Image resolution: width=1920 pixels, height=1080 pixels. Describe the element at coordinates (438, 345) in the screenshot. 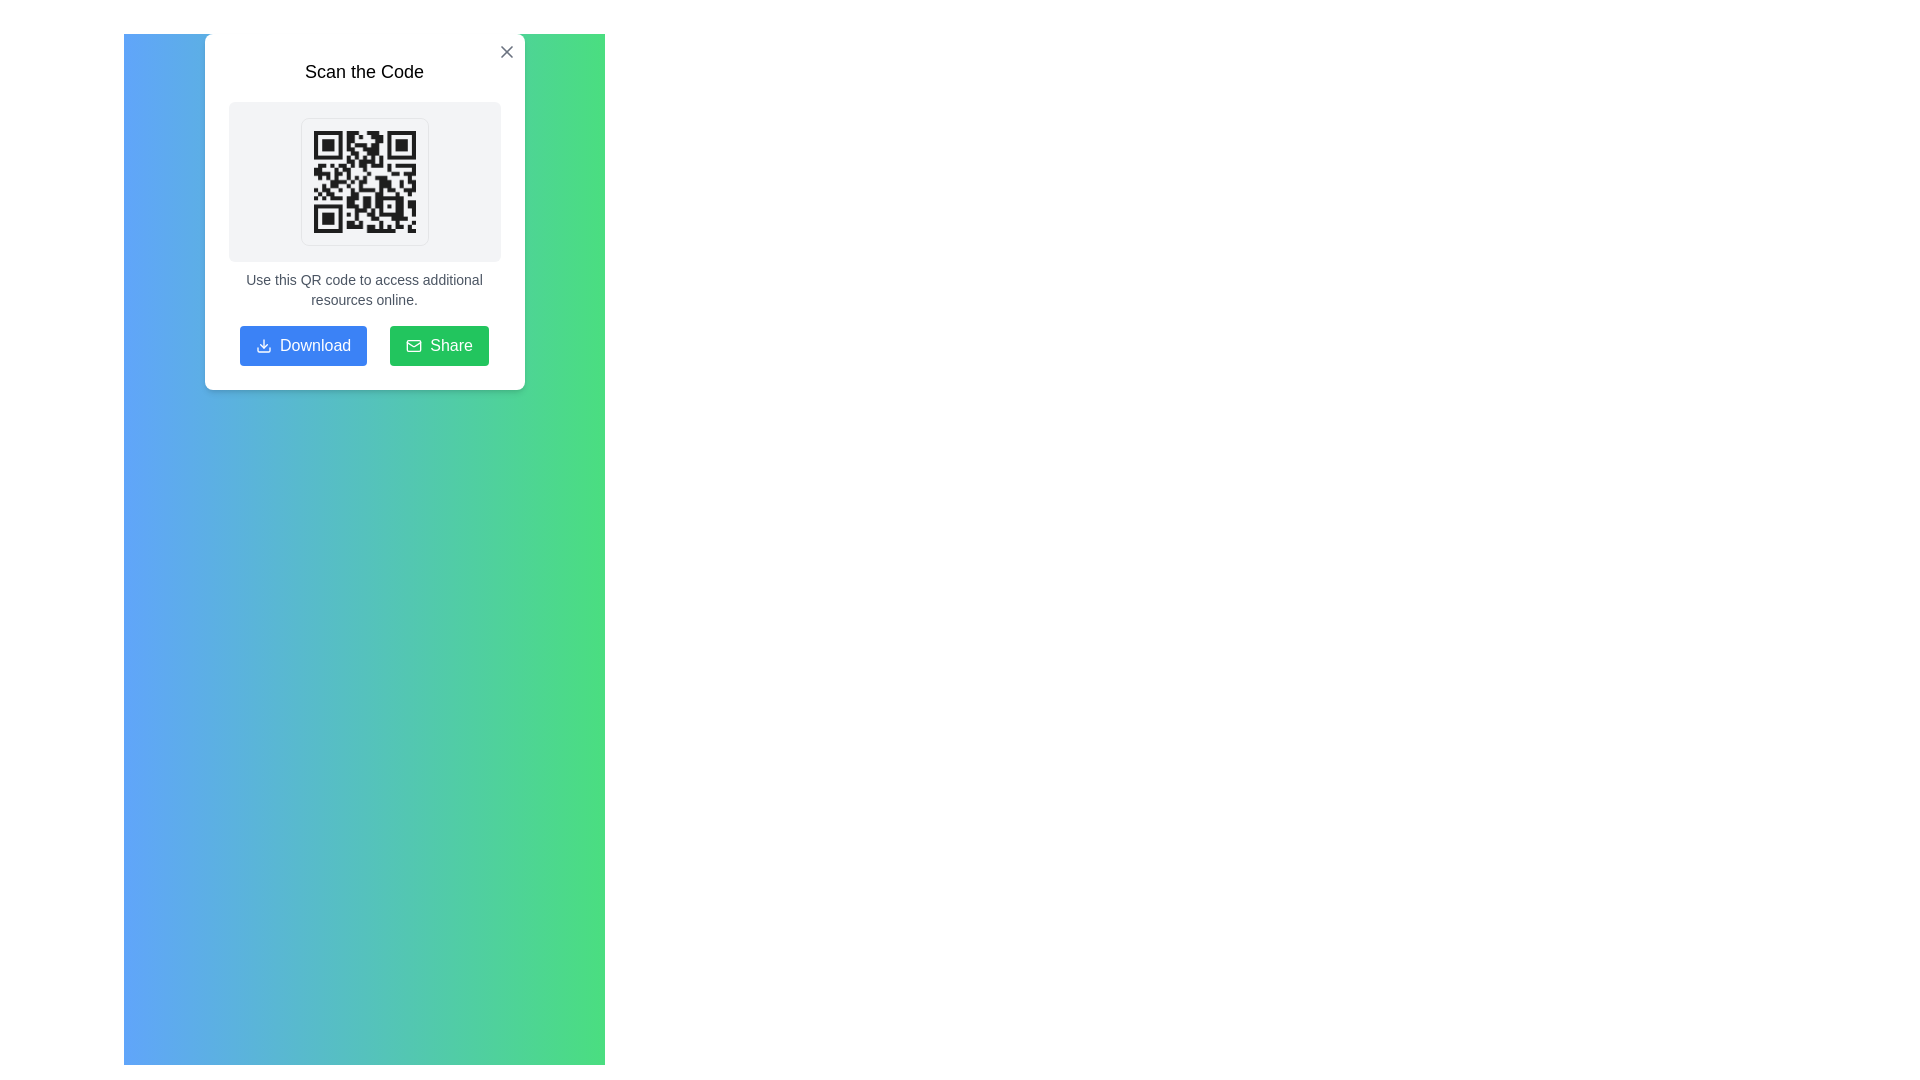

I see `the share button located at the bottom right of the dialog box, which is the second button from the left in a horizontal row` at that location.